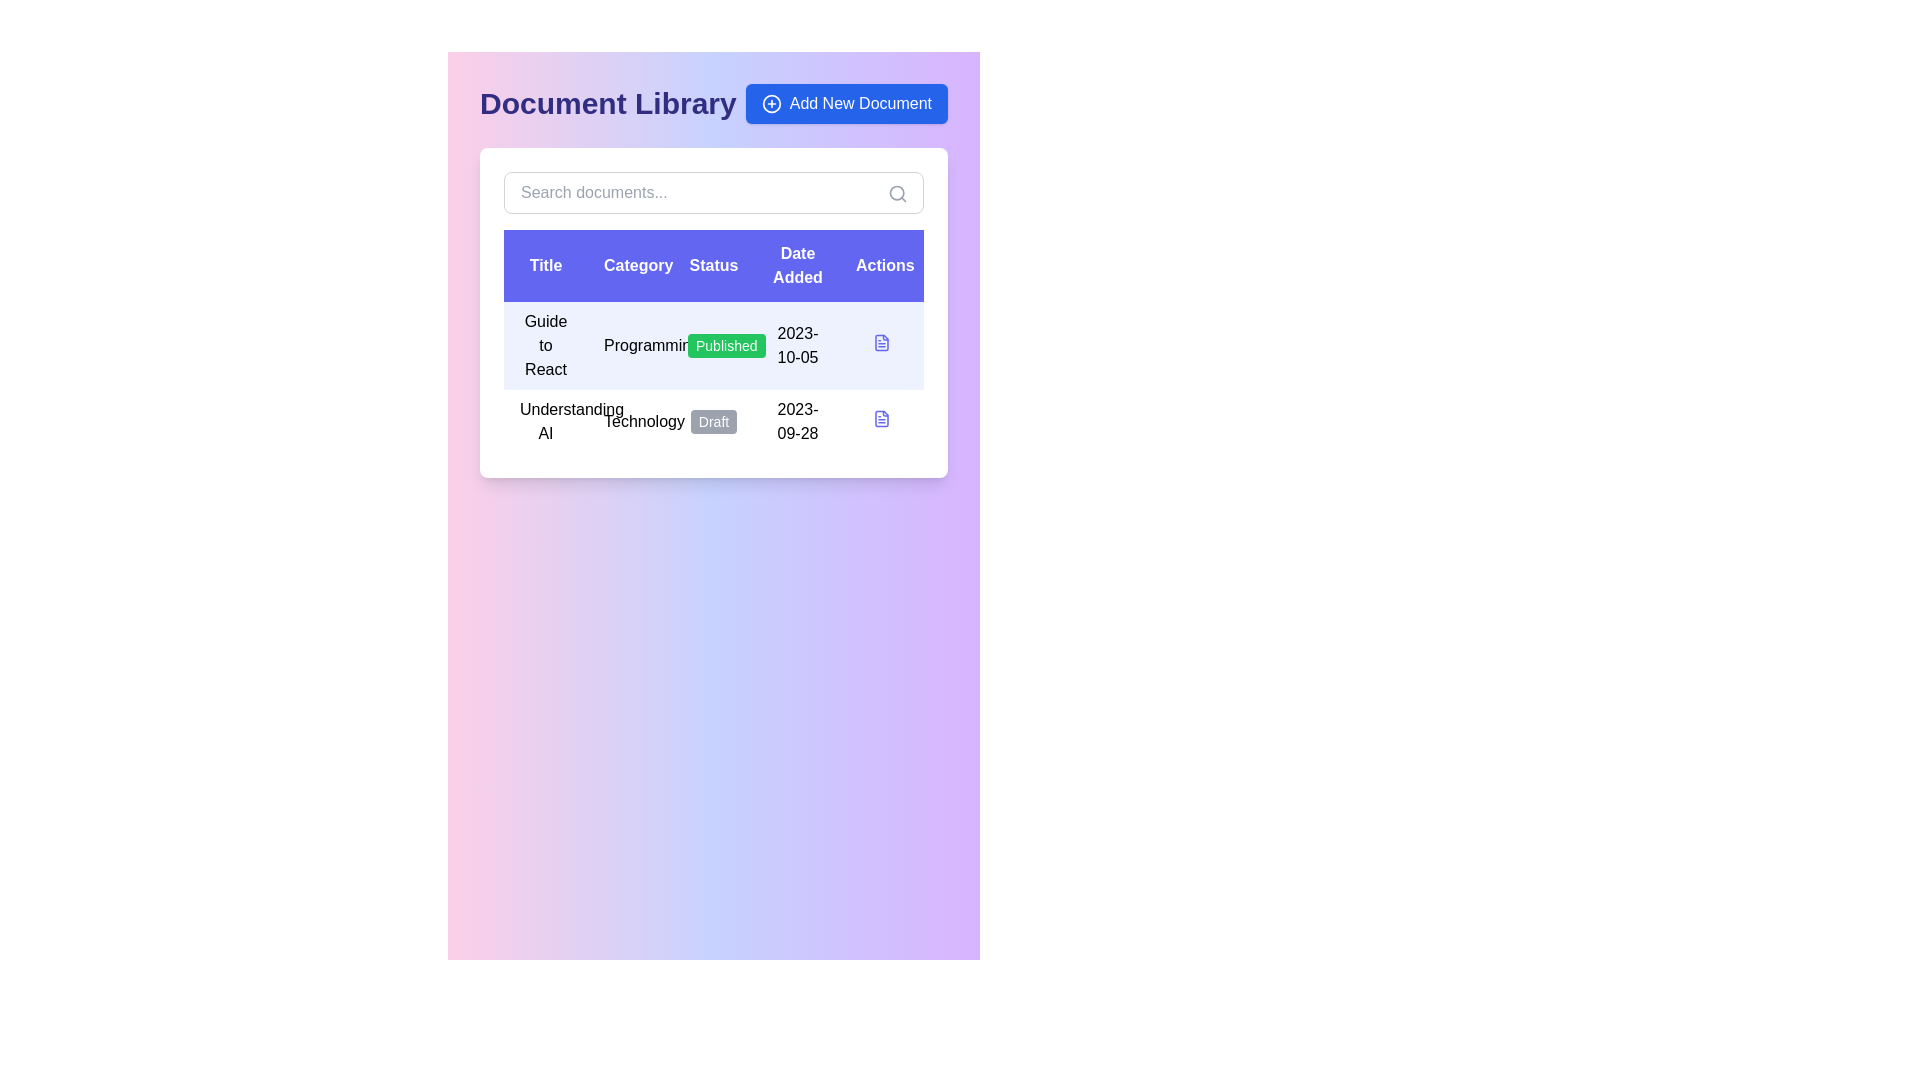  Describe the element at coordinates (796, 345) in the screenshot. I see `the Text Label displaying the date '2023-10-05' in the 'Date Added' column of the first row of the table` at that location.